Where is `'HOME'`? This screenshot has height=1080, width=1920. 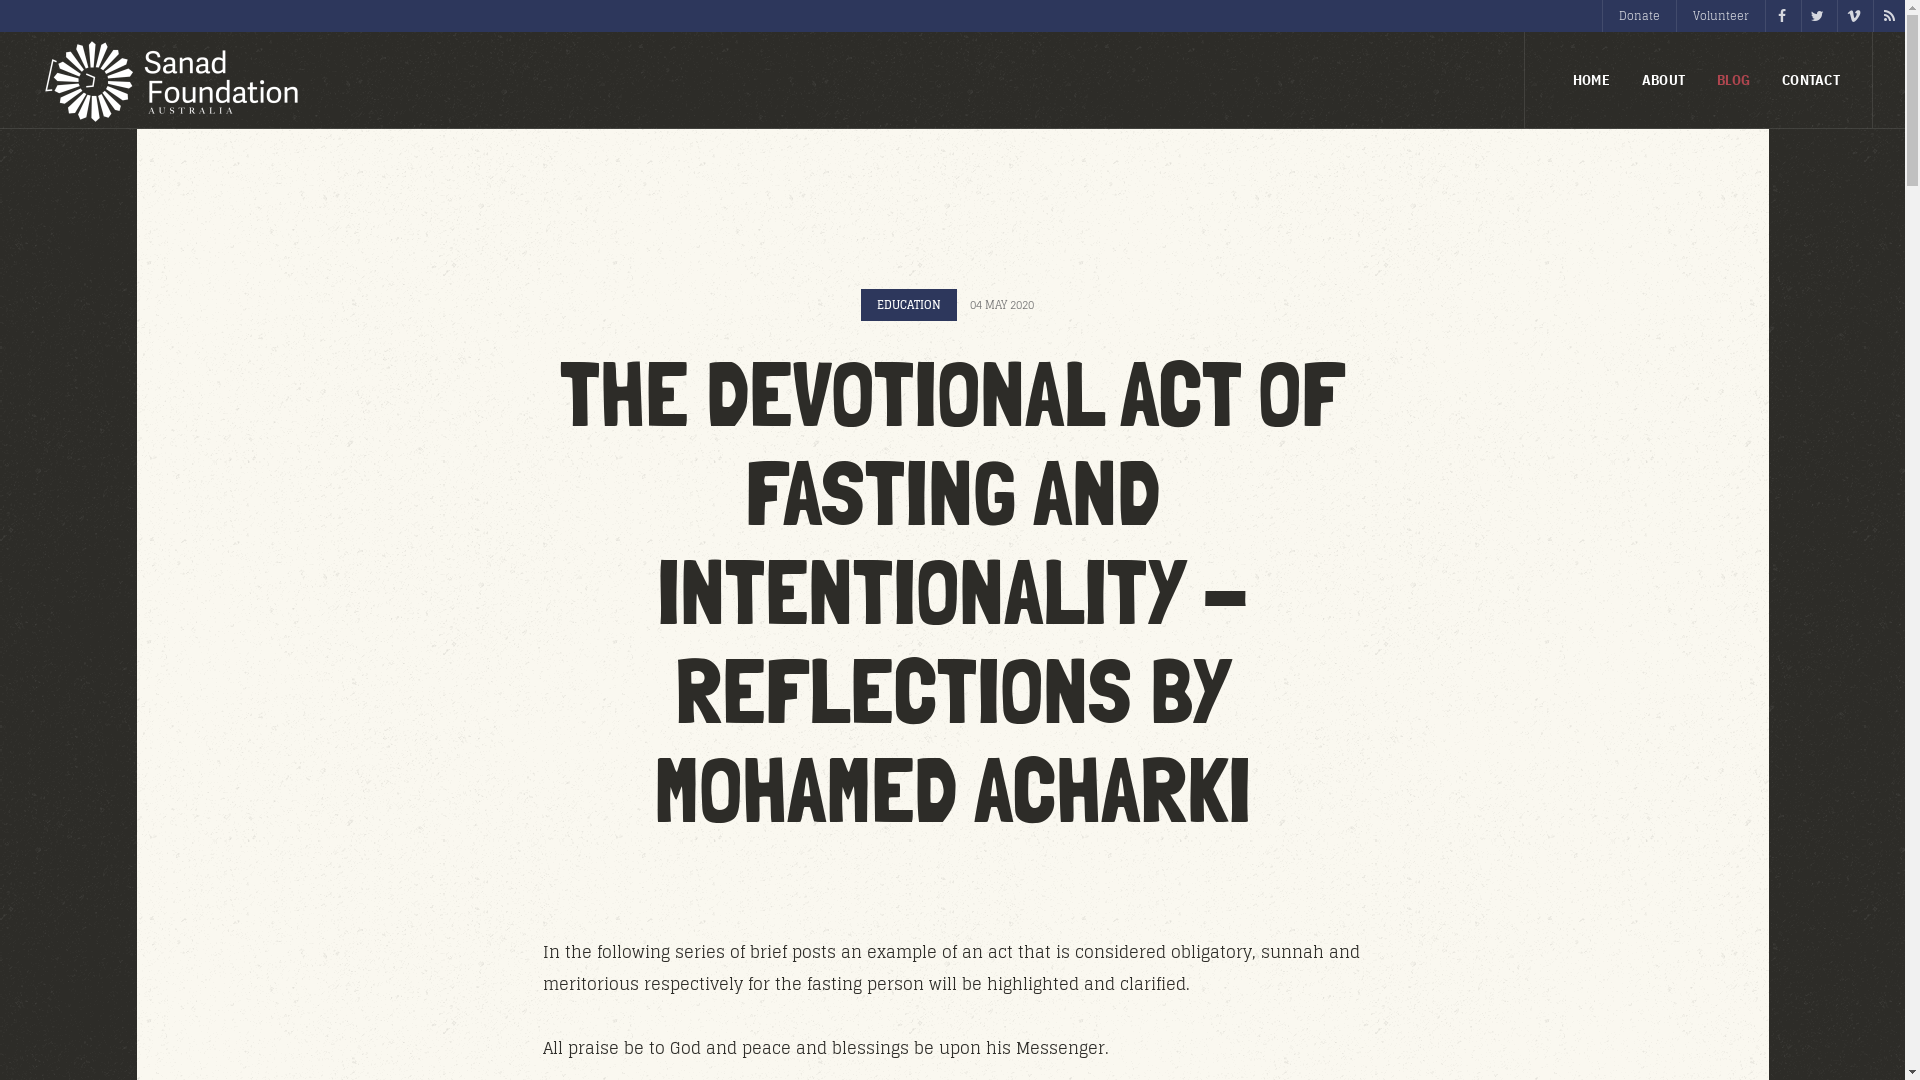 'HOME' is located at coordinates (1590, 79).